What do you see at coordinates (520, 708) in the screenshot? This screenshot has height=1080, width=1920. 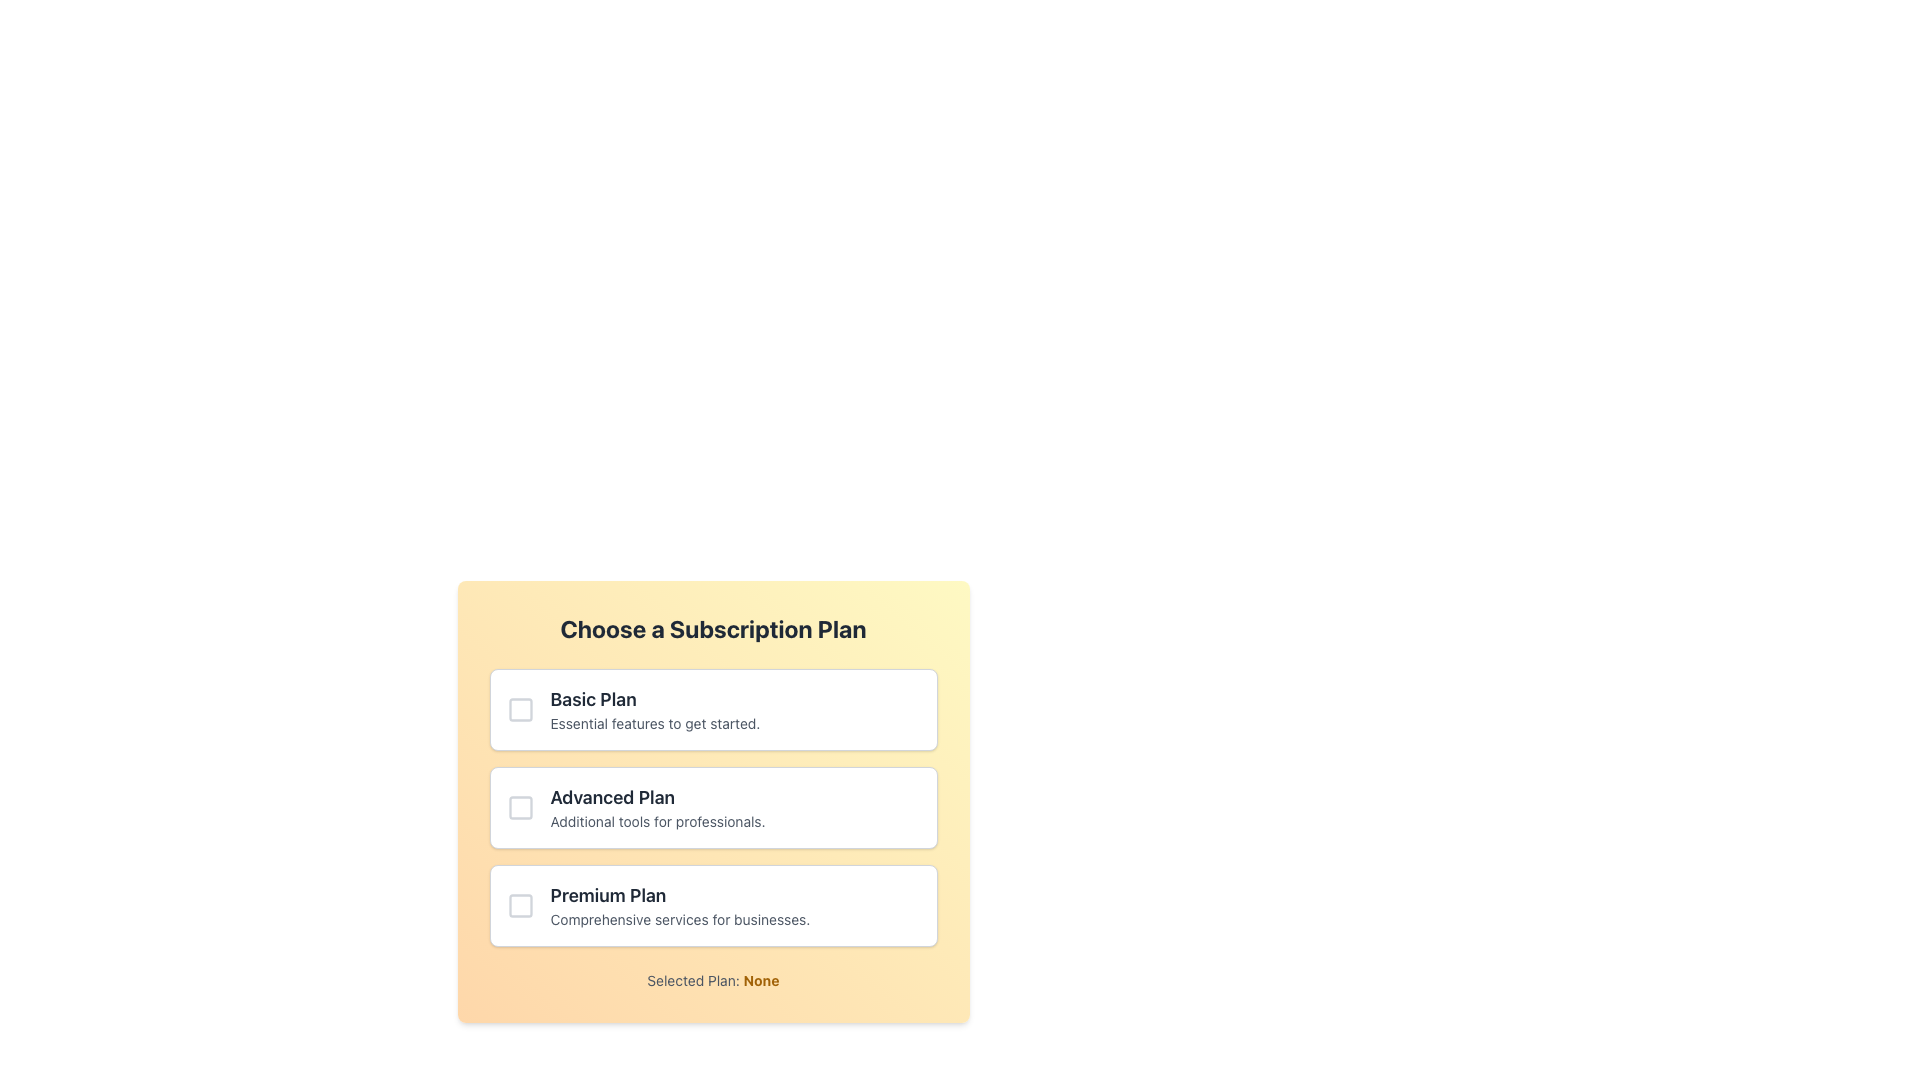 I see `the checkbox located next to the 'Basic Plan' text` at bounding box center [520, 708].